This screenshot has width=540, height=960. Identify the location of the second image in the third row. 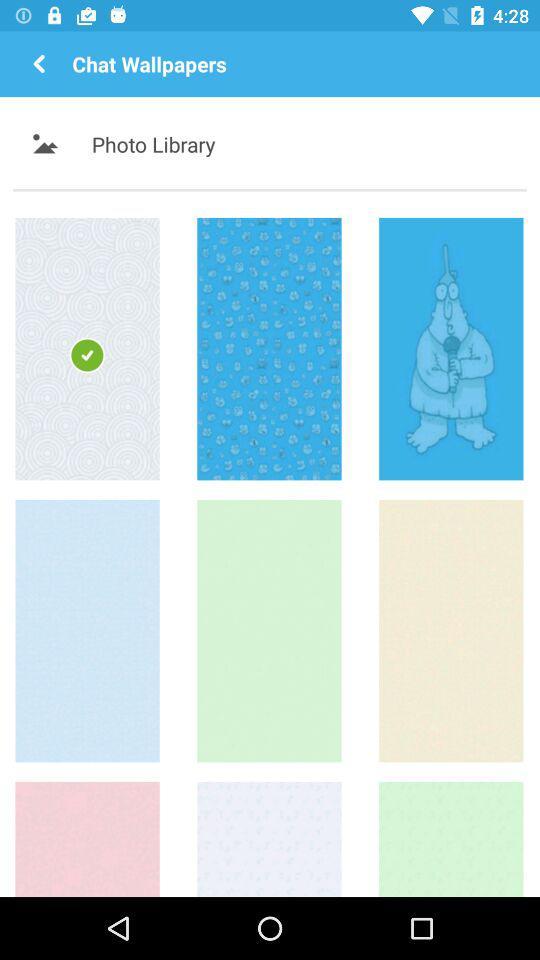
(269, 839).